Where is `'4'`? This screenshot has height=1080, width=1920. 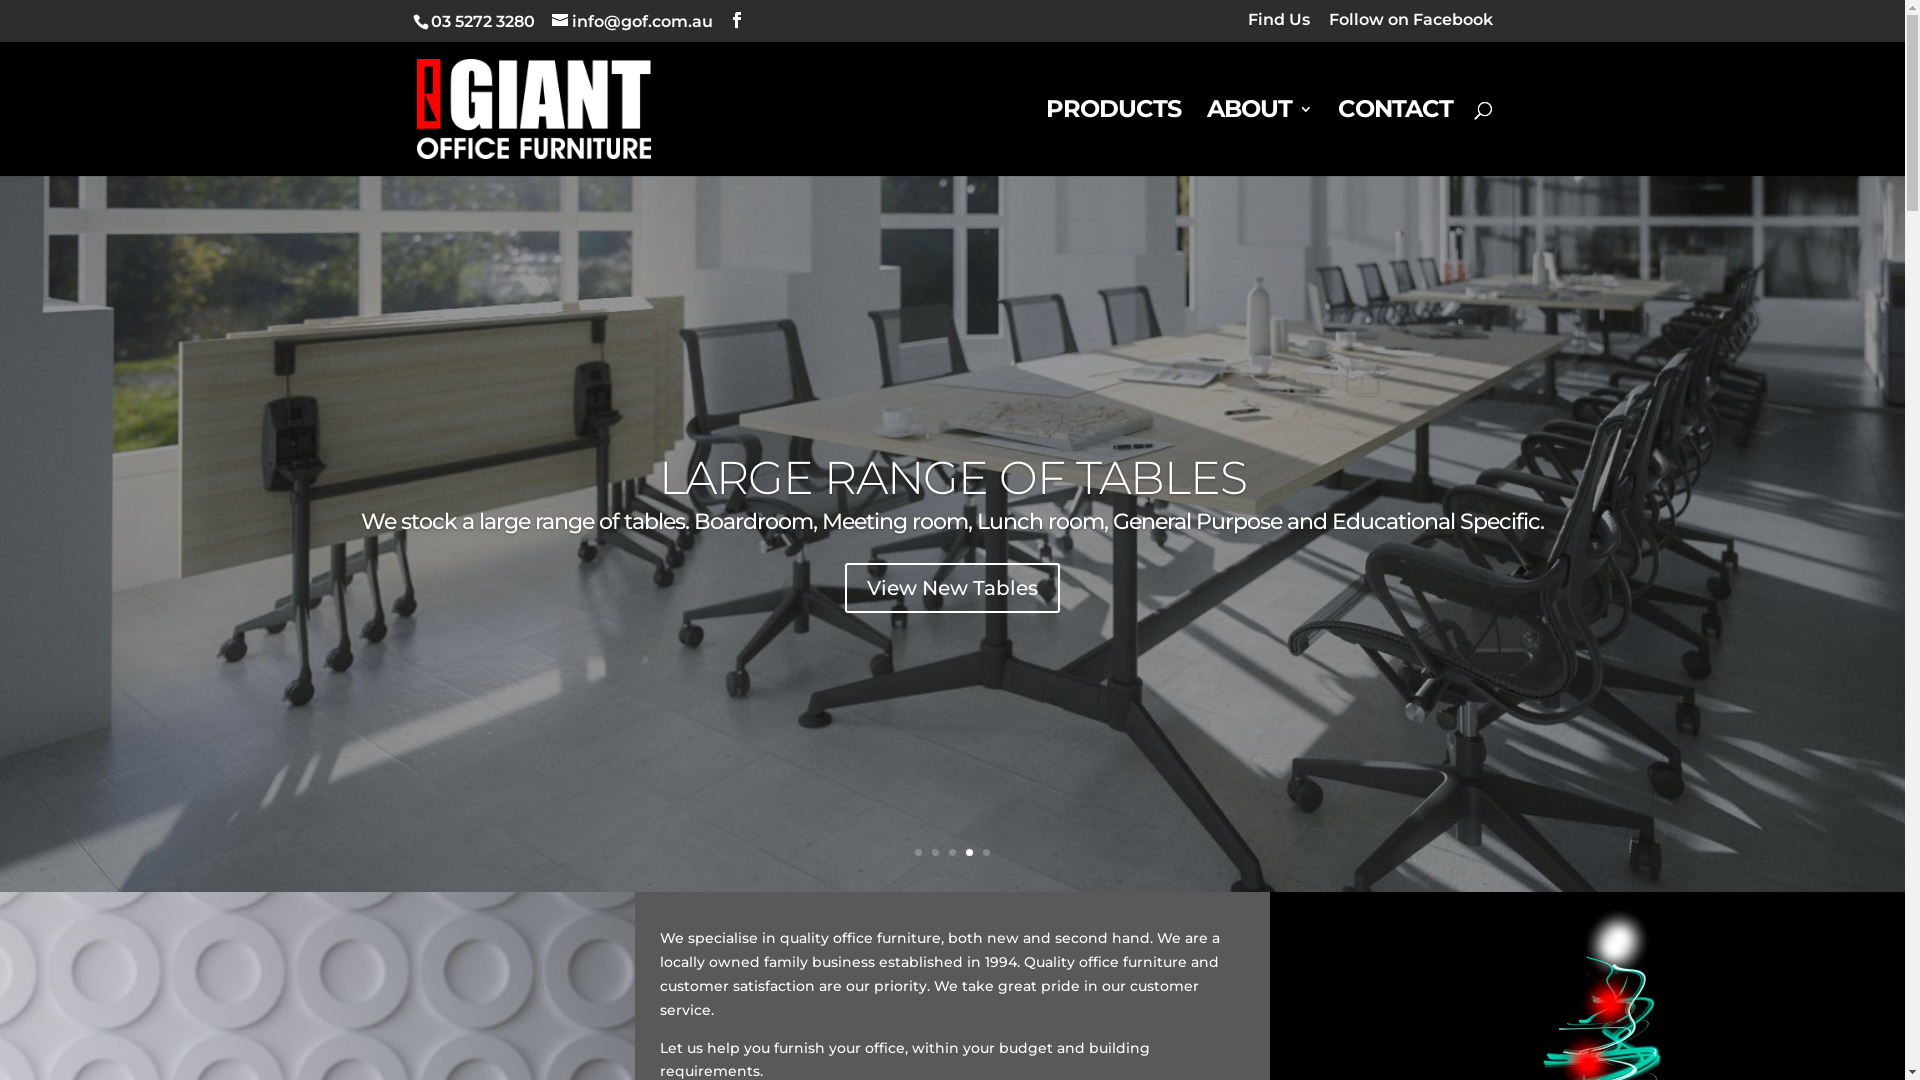 '4' is located at coordinates (965, 852).